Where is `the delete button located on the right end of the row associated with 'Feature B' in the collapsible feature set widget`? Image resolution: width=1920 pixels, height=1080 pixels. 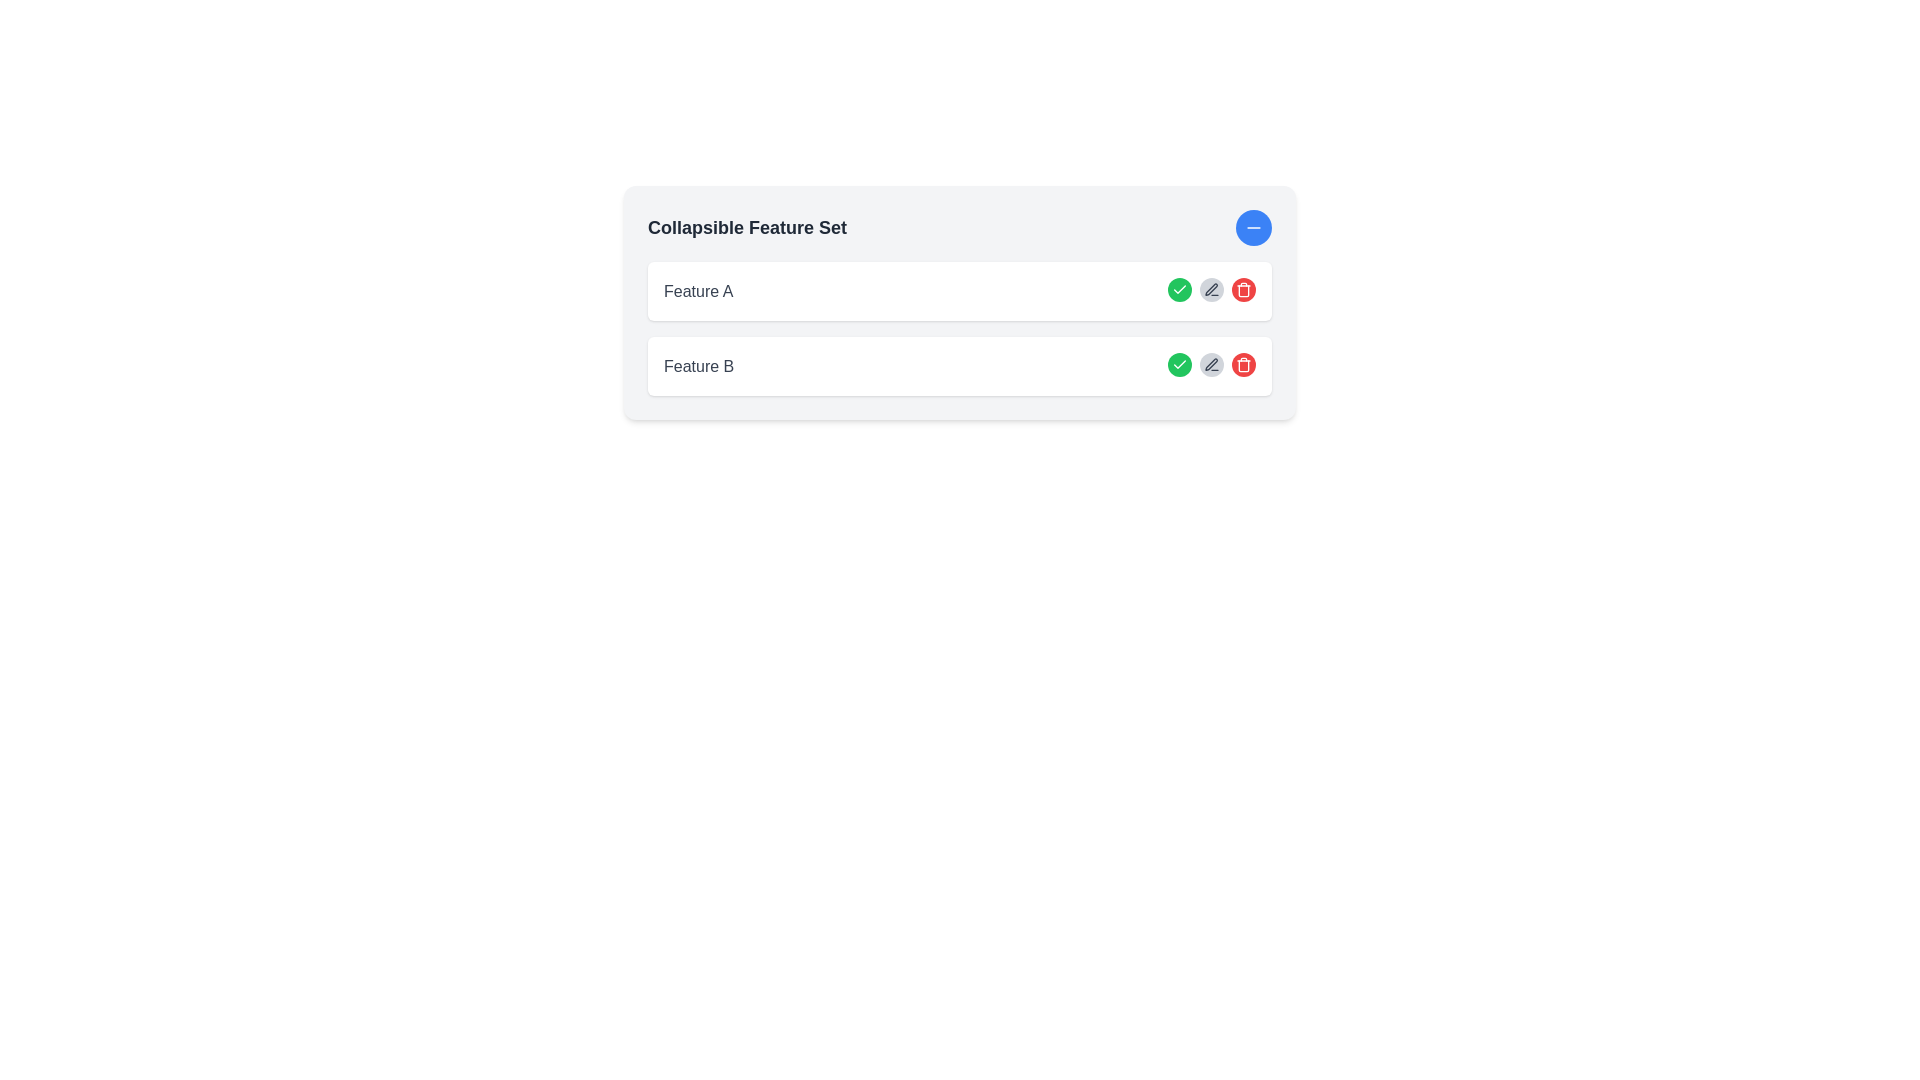 the delete button located on the right end of the row associated with 'Feature B' in the collapsible feature set widget is located at coordinates (1242, 365).